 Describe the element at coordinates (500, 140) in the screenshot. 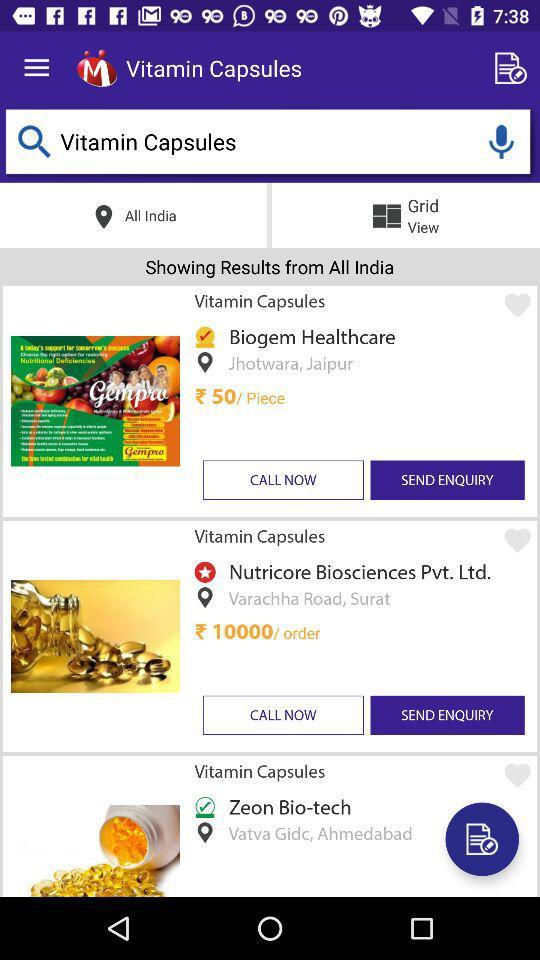

I see `holding` at that location.